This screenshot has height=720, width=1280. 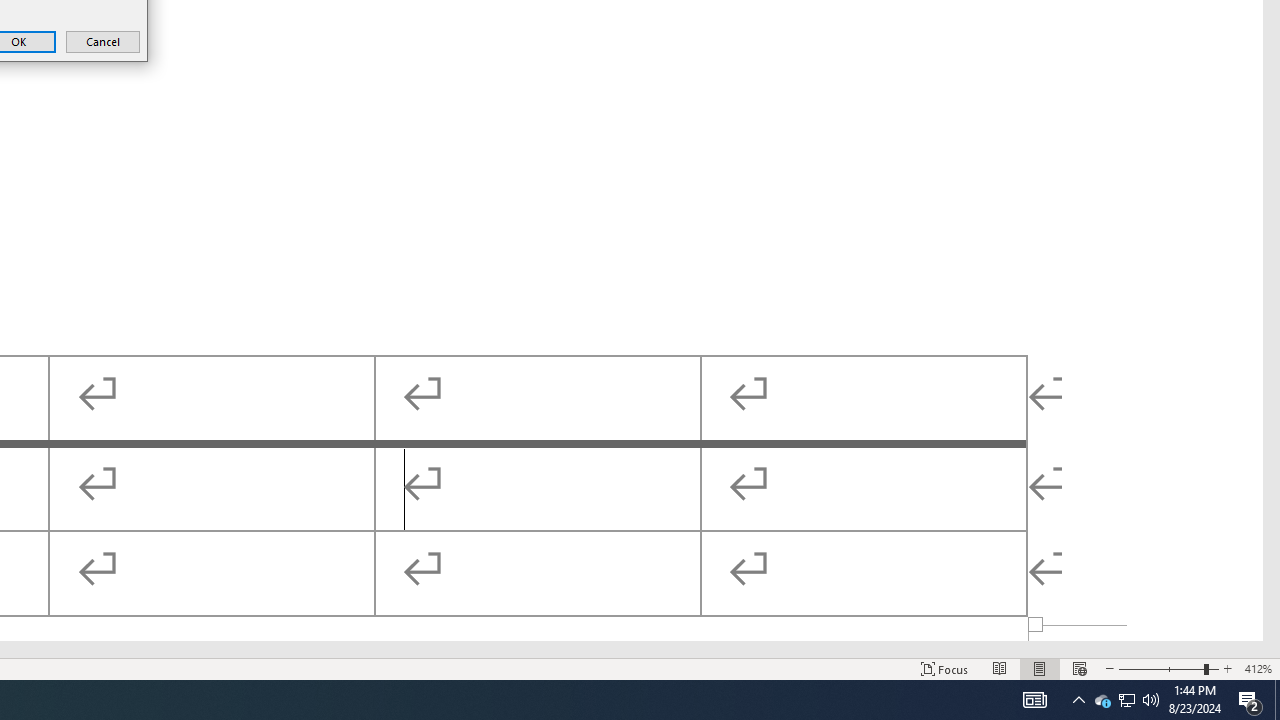 What do you see at coordinates (102, 42) in the screenshot?
I see `'Cancel'` at bounding box center [102, 42].